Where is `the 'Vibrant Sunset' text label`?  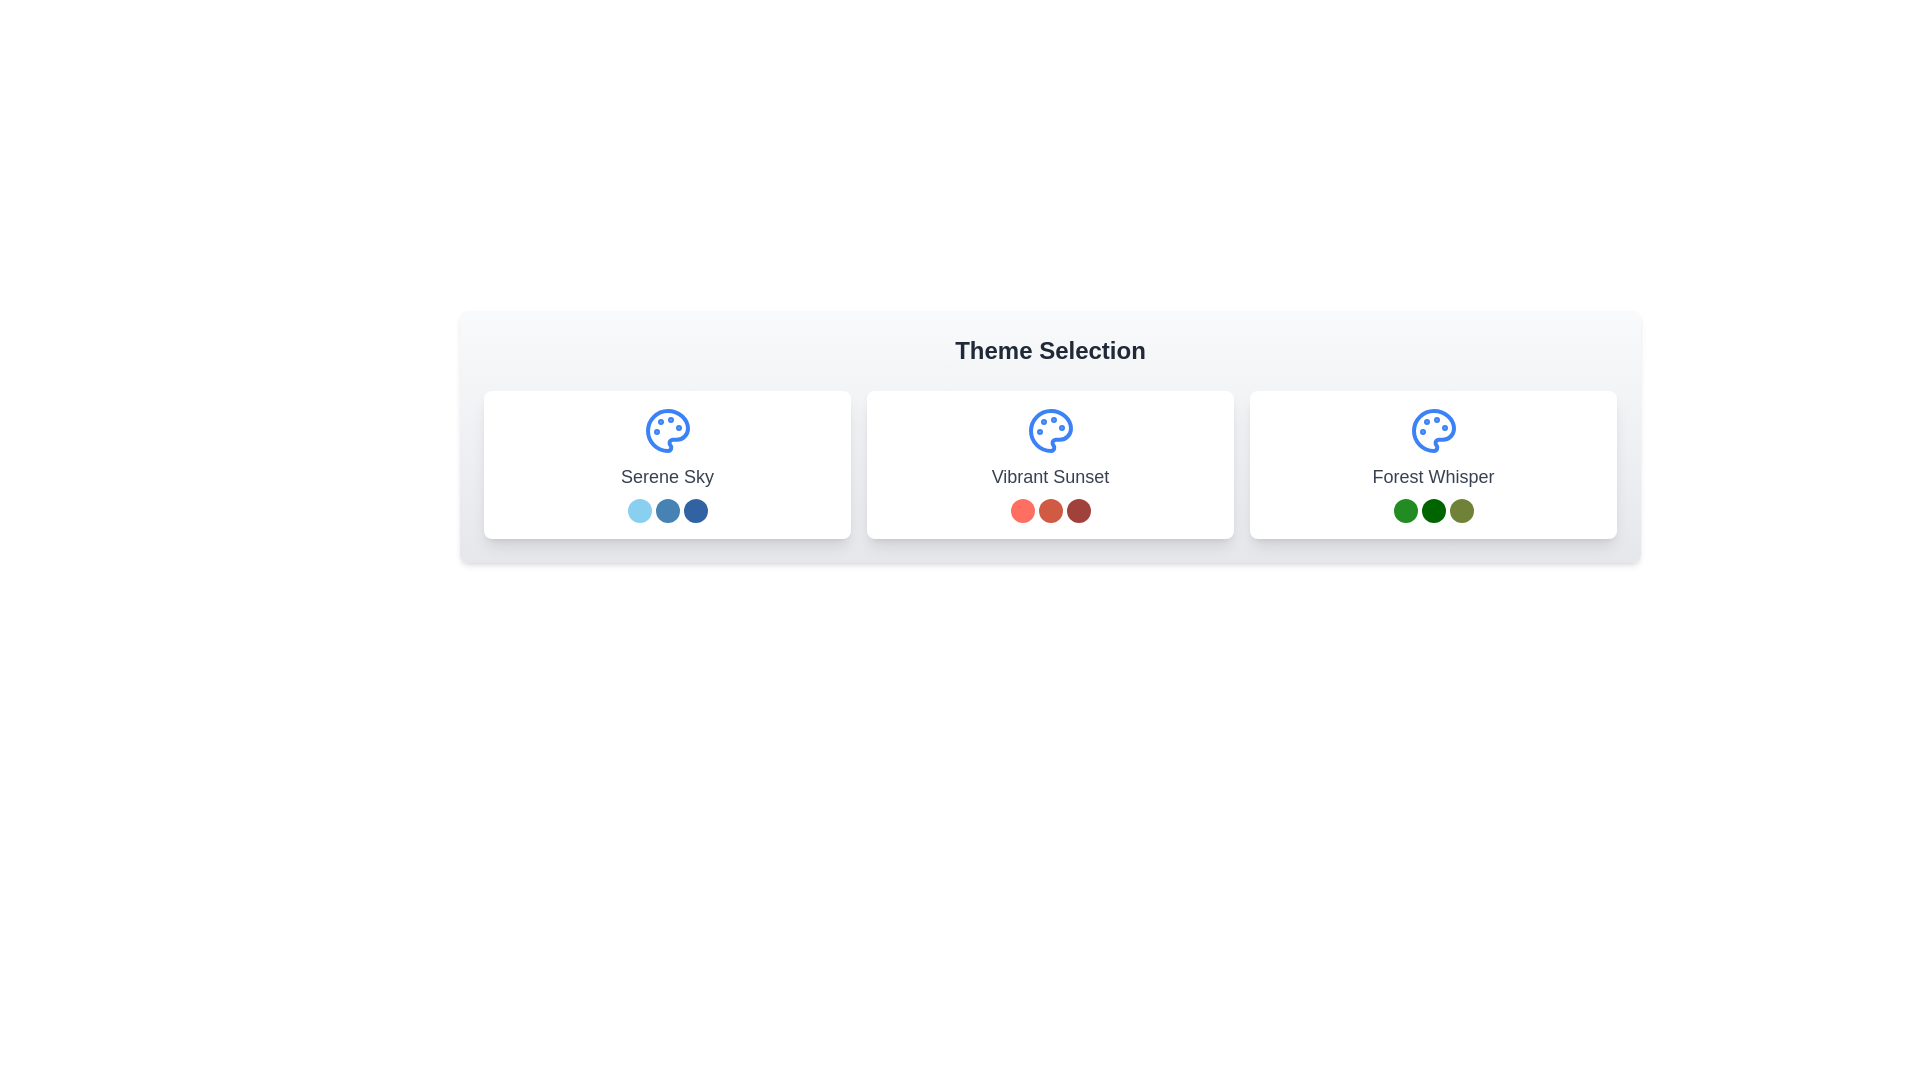 the 'Vibrant Sunset' text label is located at coordinates (1049, 477).